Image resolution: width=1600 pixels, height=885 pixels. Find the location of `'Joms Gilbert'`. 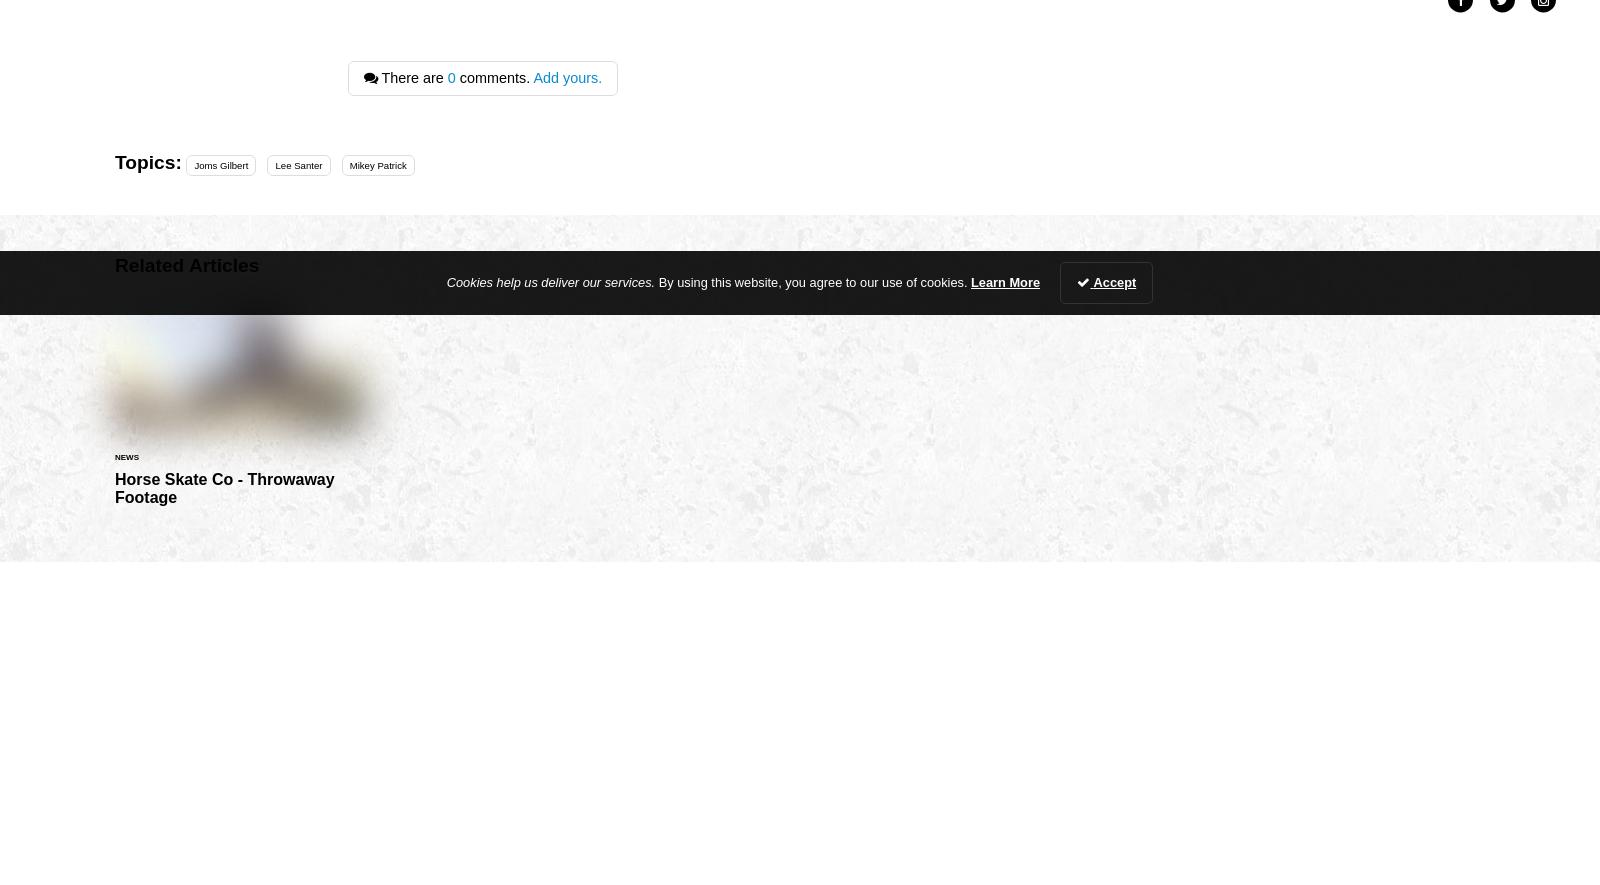

'Joms Gilbert' is located at coordinates (220, 164).